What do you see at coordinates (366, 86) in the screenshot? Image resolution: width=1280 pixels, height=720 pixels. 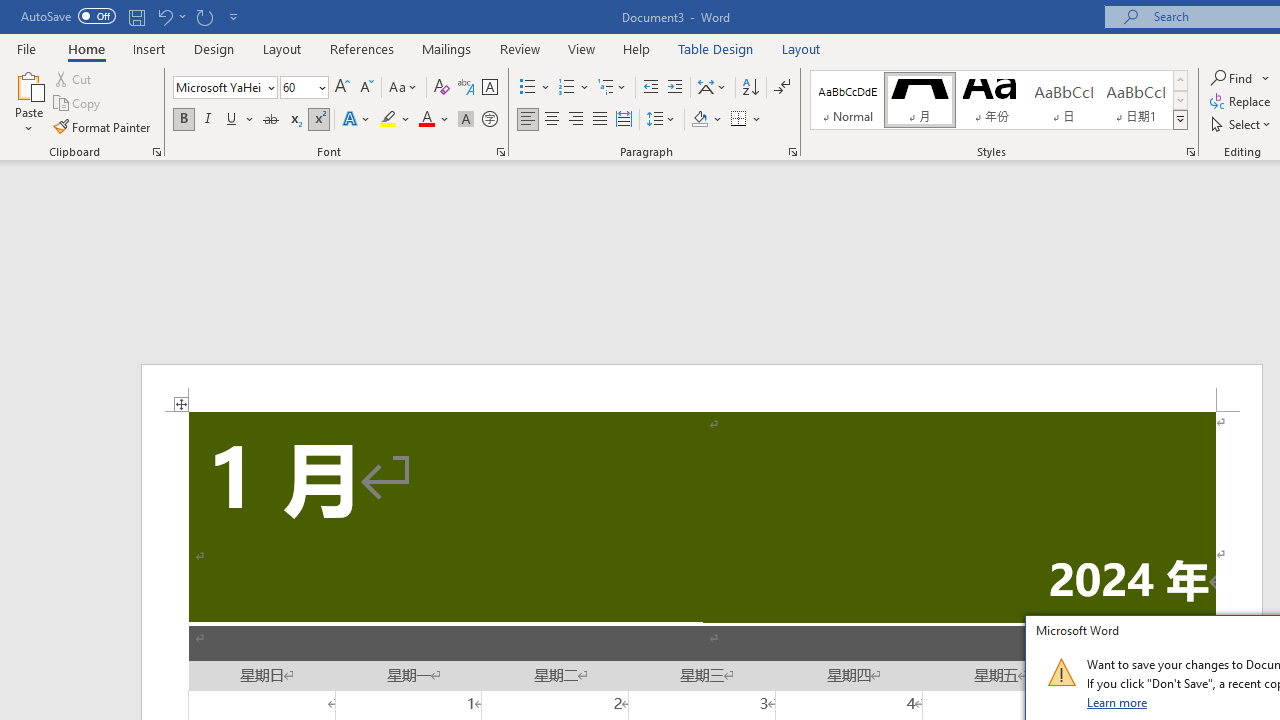 I see `'Shrink Font'` at bounding box center [366, 86].